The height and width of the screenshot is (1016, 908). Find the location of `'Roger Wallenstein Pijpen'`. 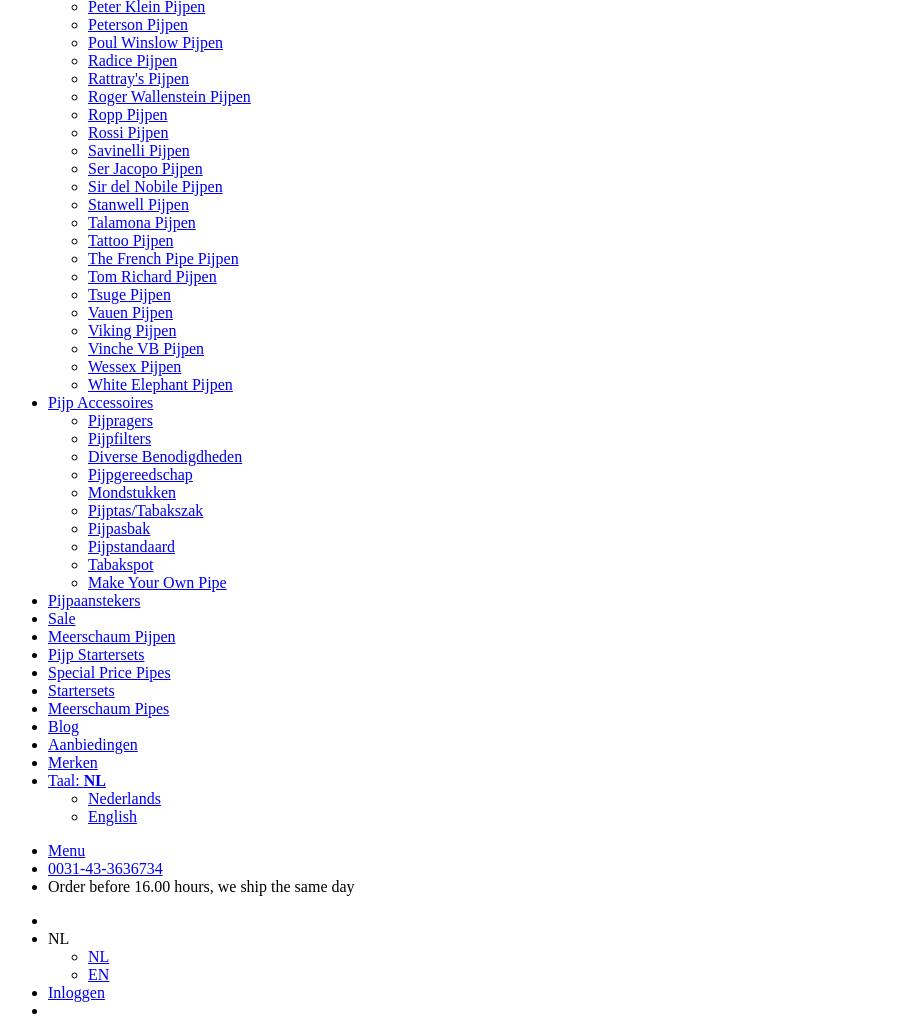

'Roger Wallenstein Pijpen' is located at coordinates (167, 96).